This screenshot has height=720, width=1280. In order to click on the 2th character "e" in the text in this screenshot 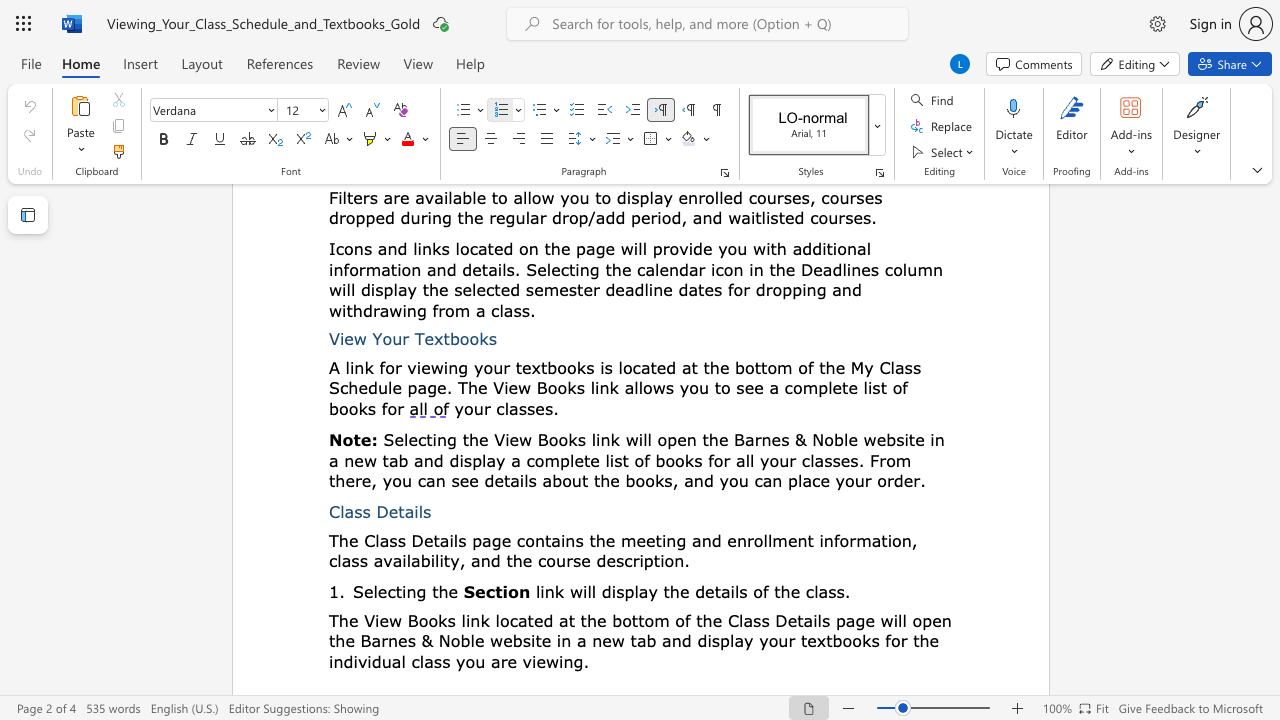, I will do `click(717, 619)`.